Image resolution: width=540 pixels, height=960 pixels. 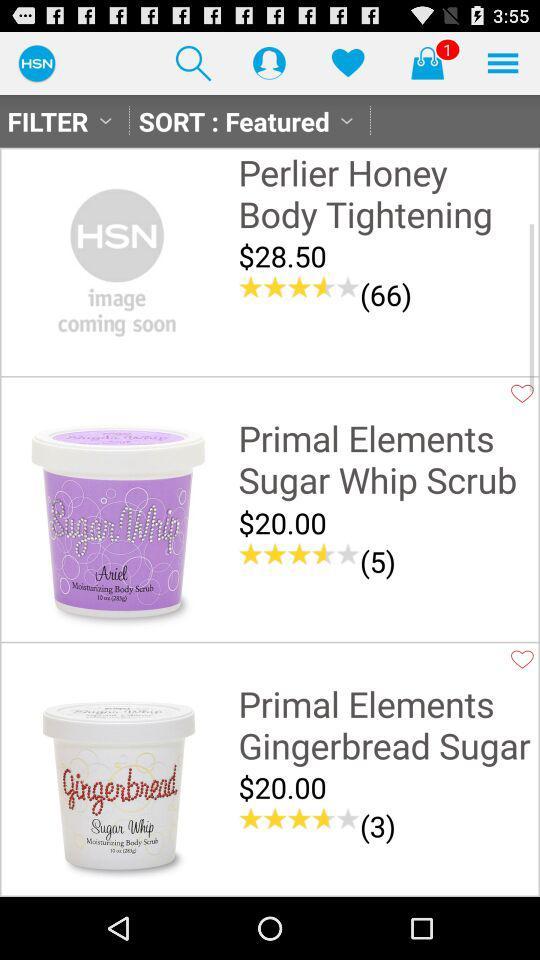 I want to click on love this, so click(x=522, y=658).